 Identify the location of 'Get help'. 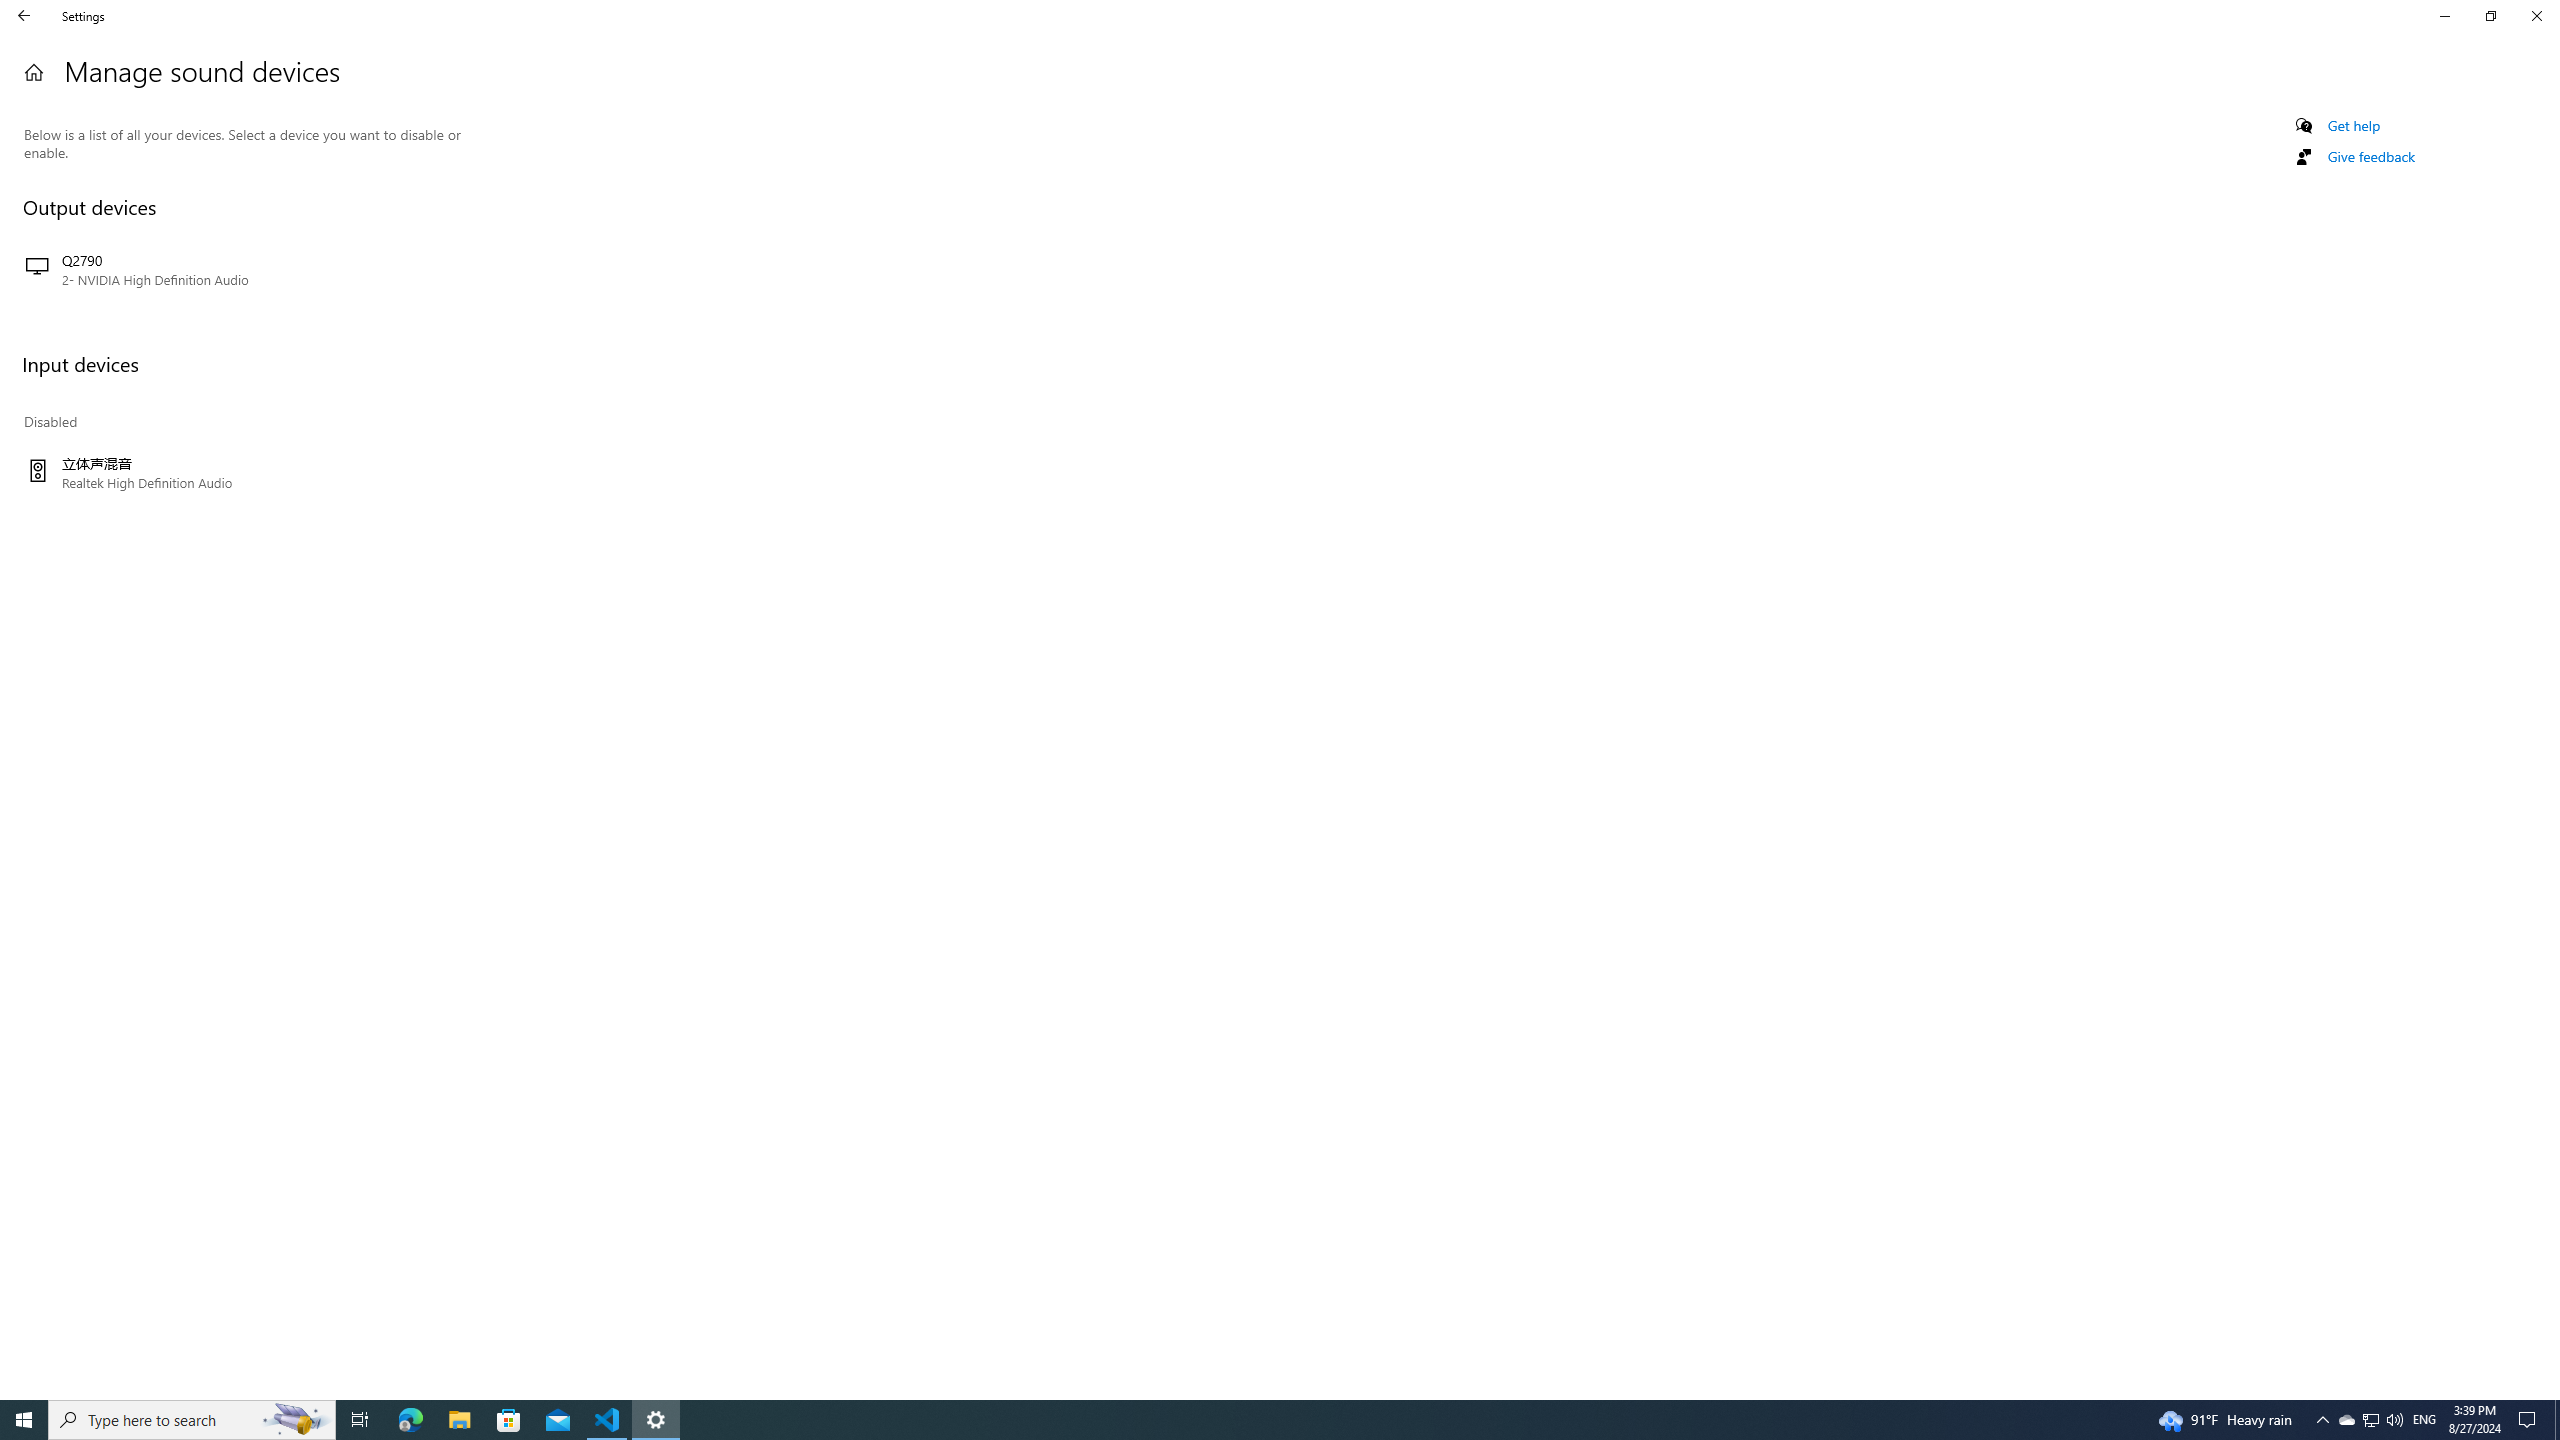
(2352, 125).